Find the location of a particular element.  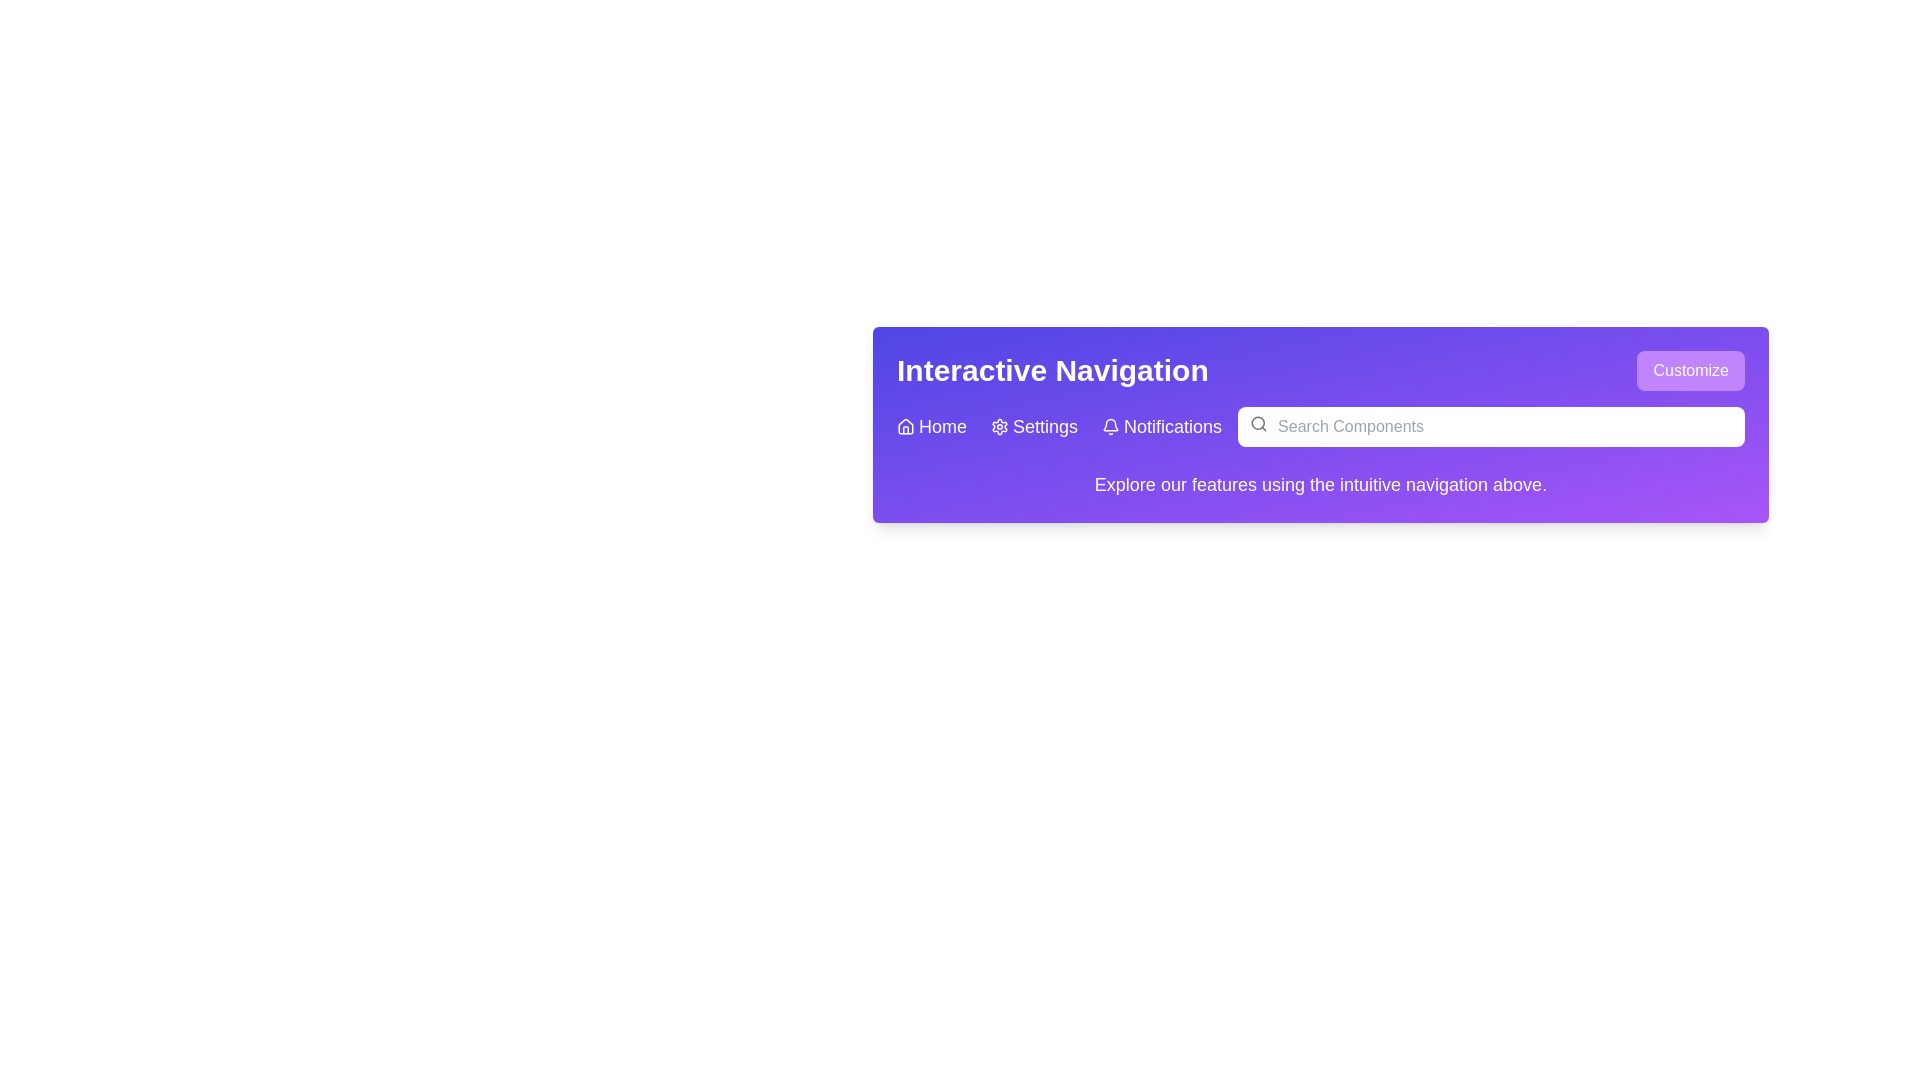

the gear-shaped settings icon located in the navigation bar, which is purple and positioned between the 'Home' label and the search bar is located at coordinates (999, 426).